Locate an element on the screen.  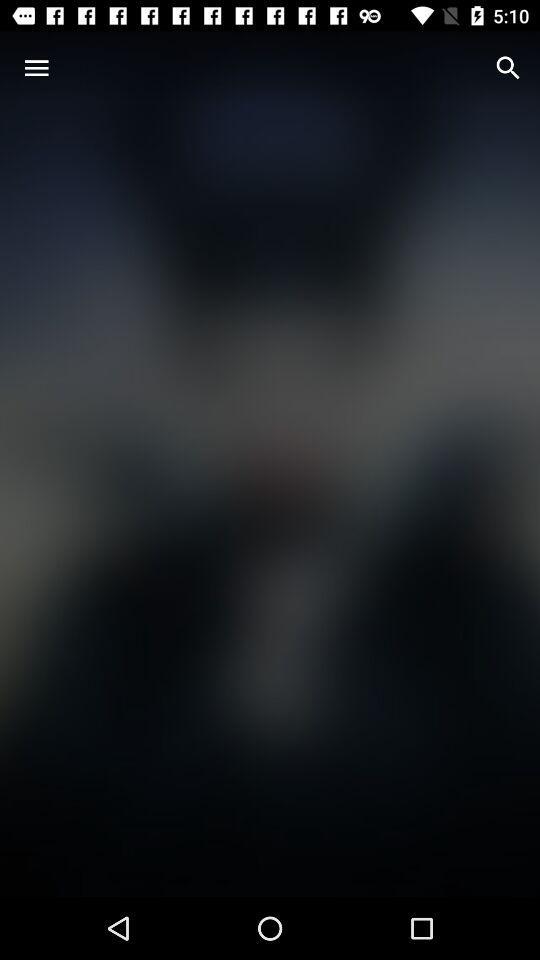
icon at the top left corner is located at coordinates (36, 68).